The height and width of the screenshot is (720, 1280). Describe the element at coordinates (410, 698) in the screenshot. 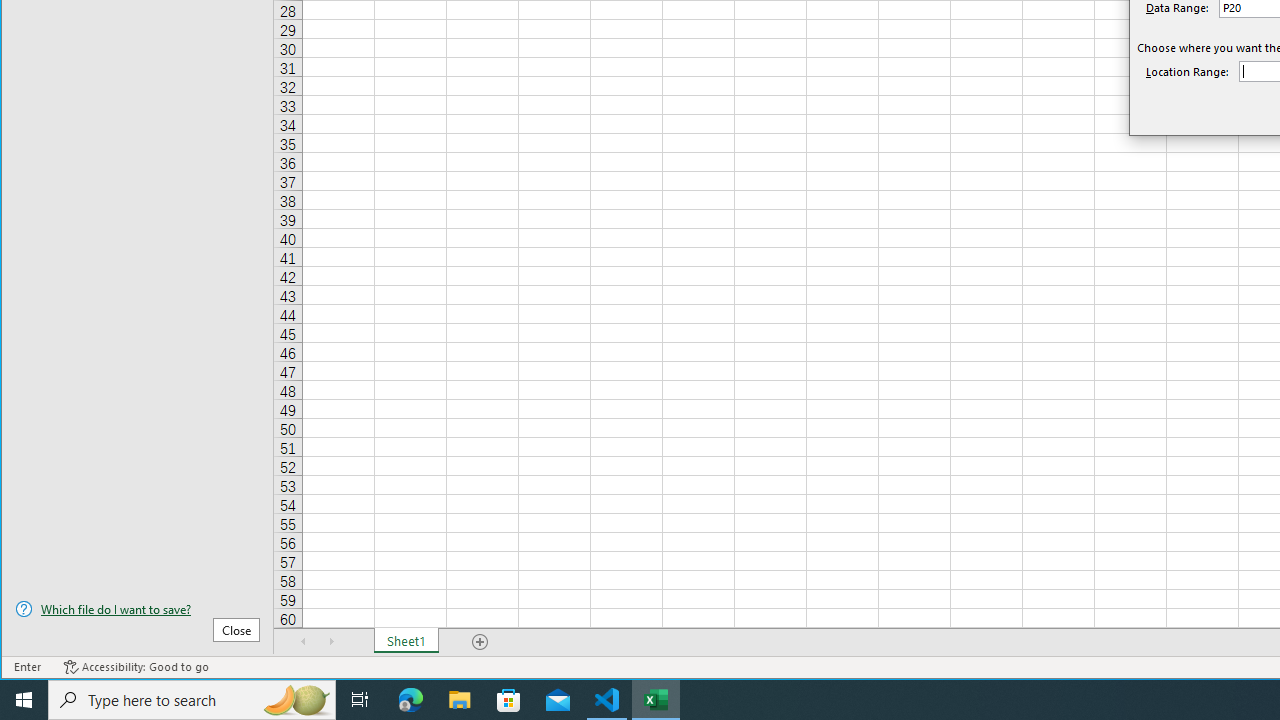

I see `'Microsoft Edge'` at that location.